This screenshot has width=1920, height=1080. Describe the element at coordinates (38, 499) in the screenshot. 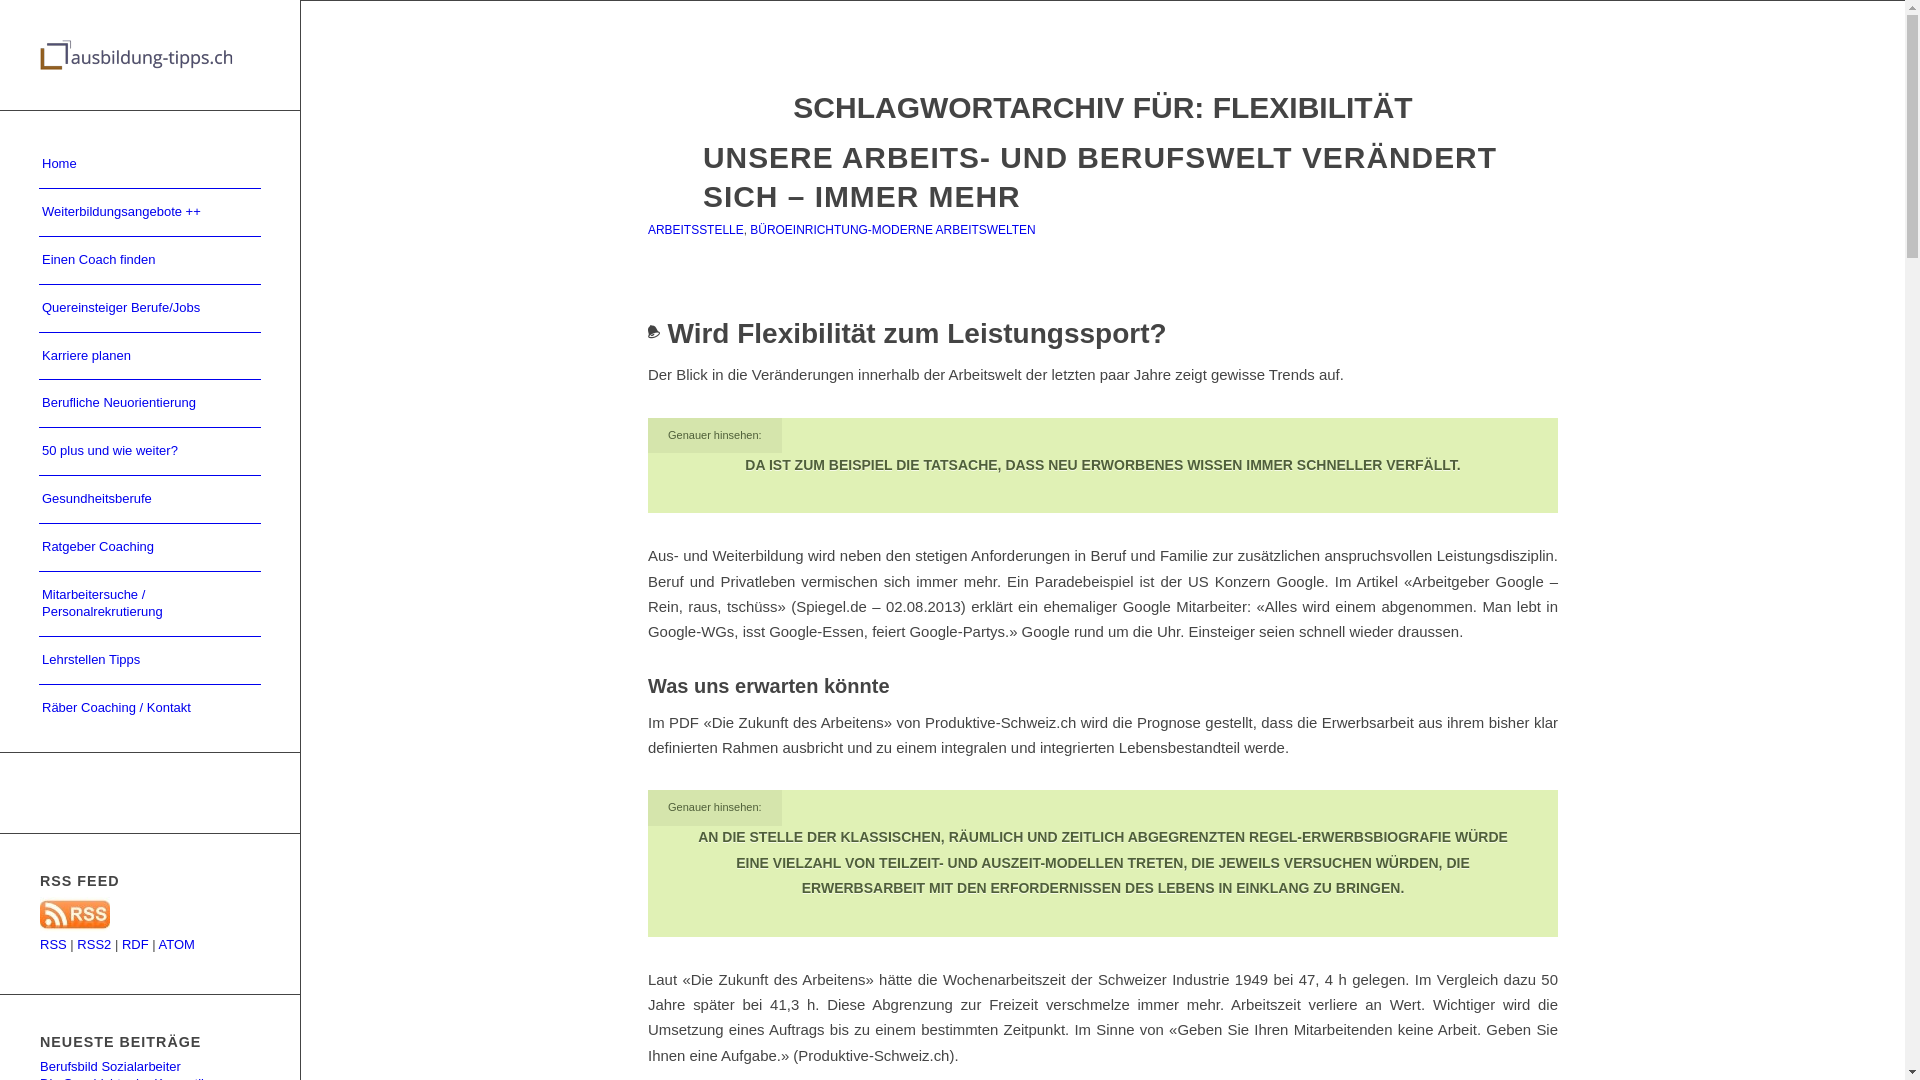

I see `'Gesundheitsberufe'` at that location.